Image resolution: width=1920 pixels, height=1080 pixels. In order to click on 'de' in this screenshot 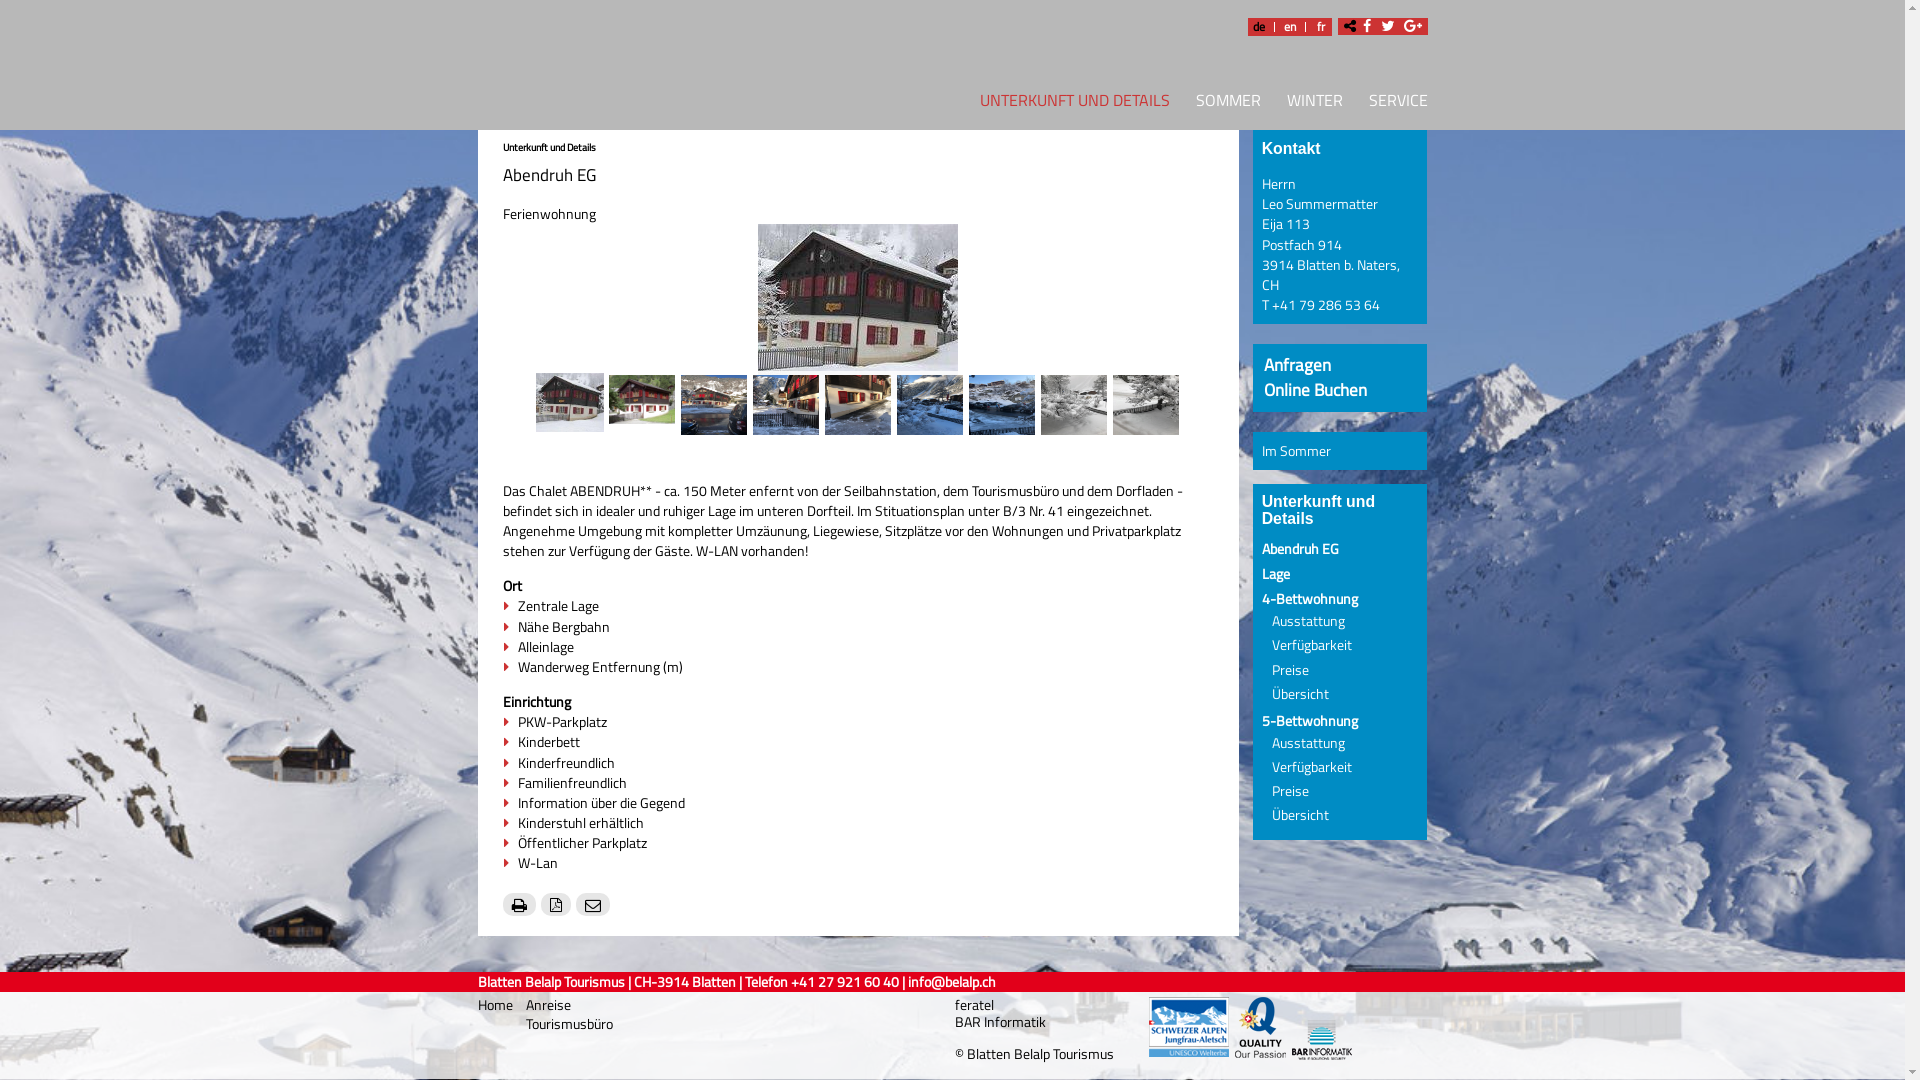, I will do `click(1257, 26)`.